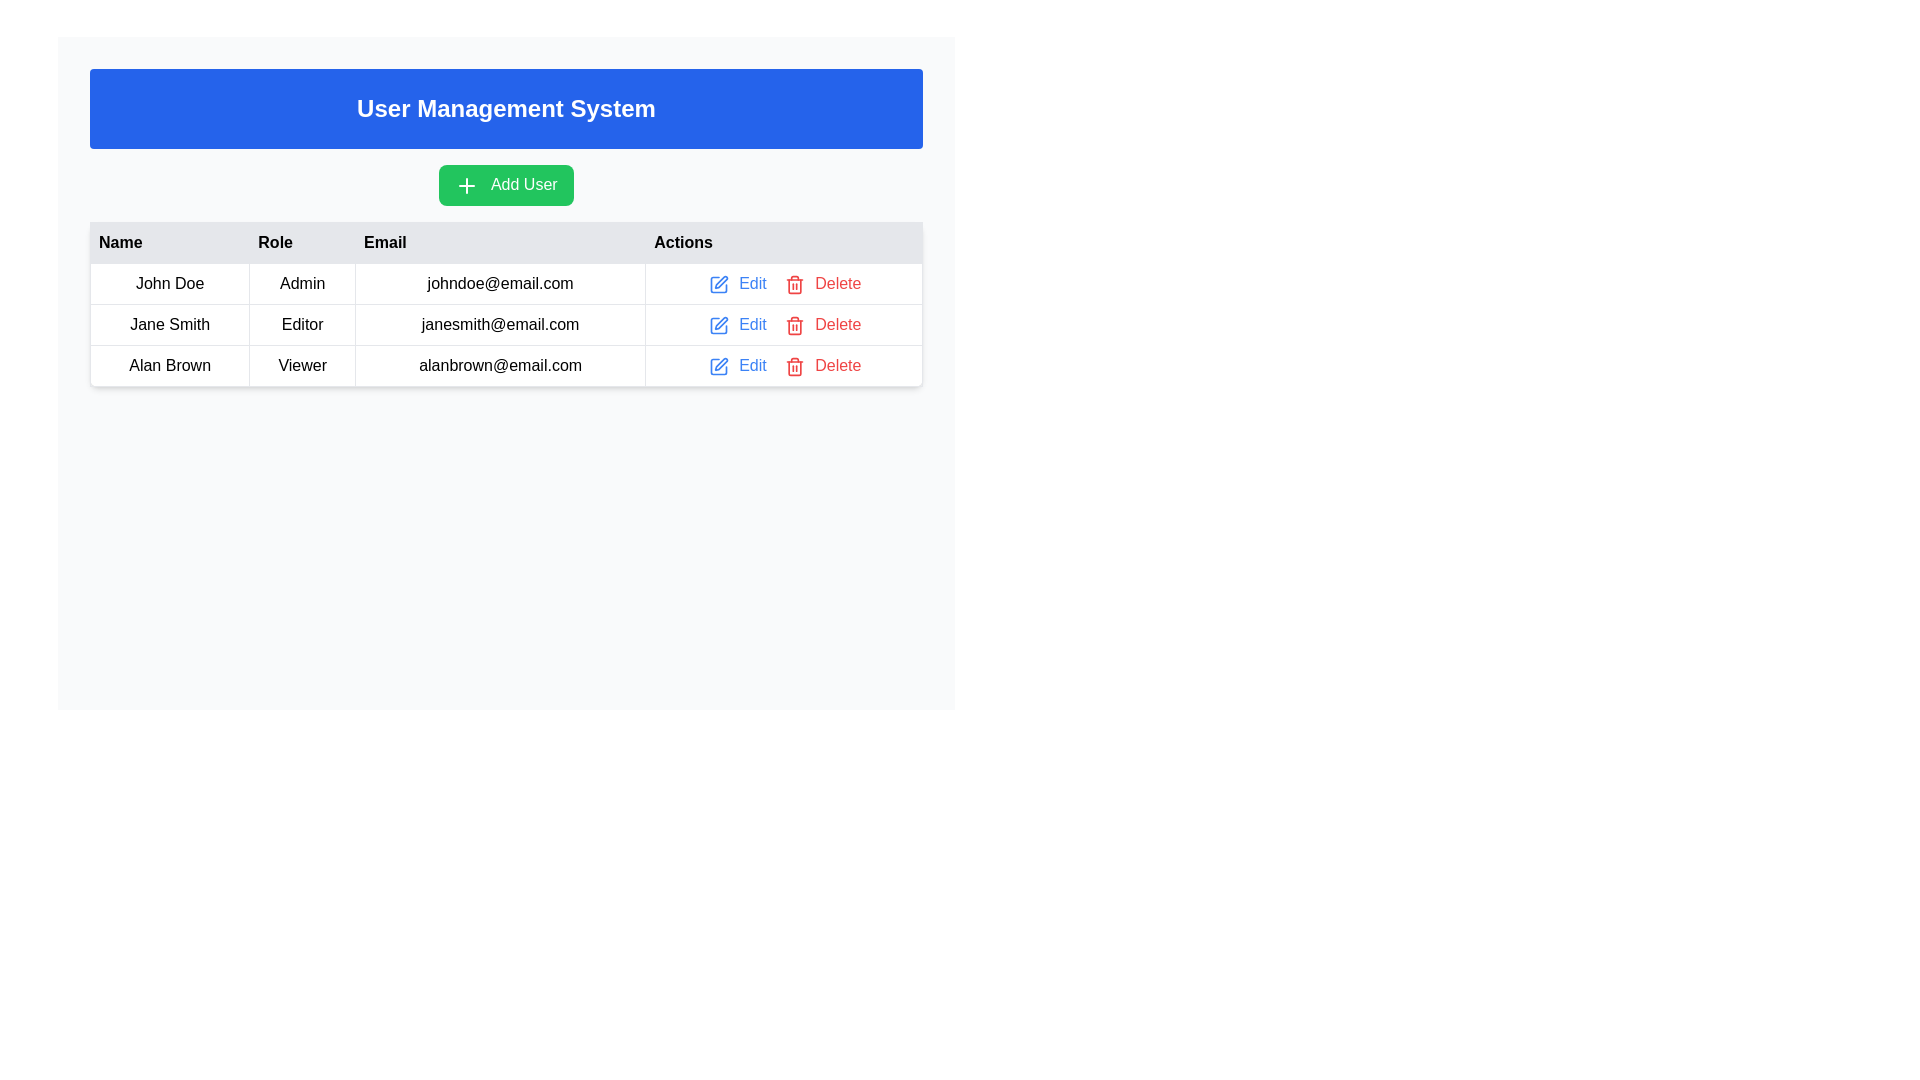  Describe the element at coordinates (506, 275) in the screenshot. I see `the email address 'johndoe@email.com' in the first entry of the 'Email' column of the data table` at that location.